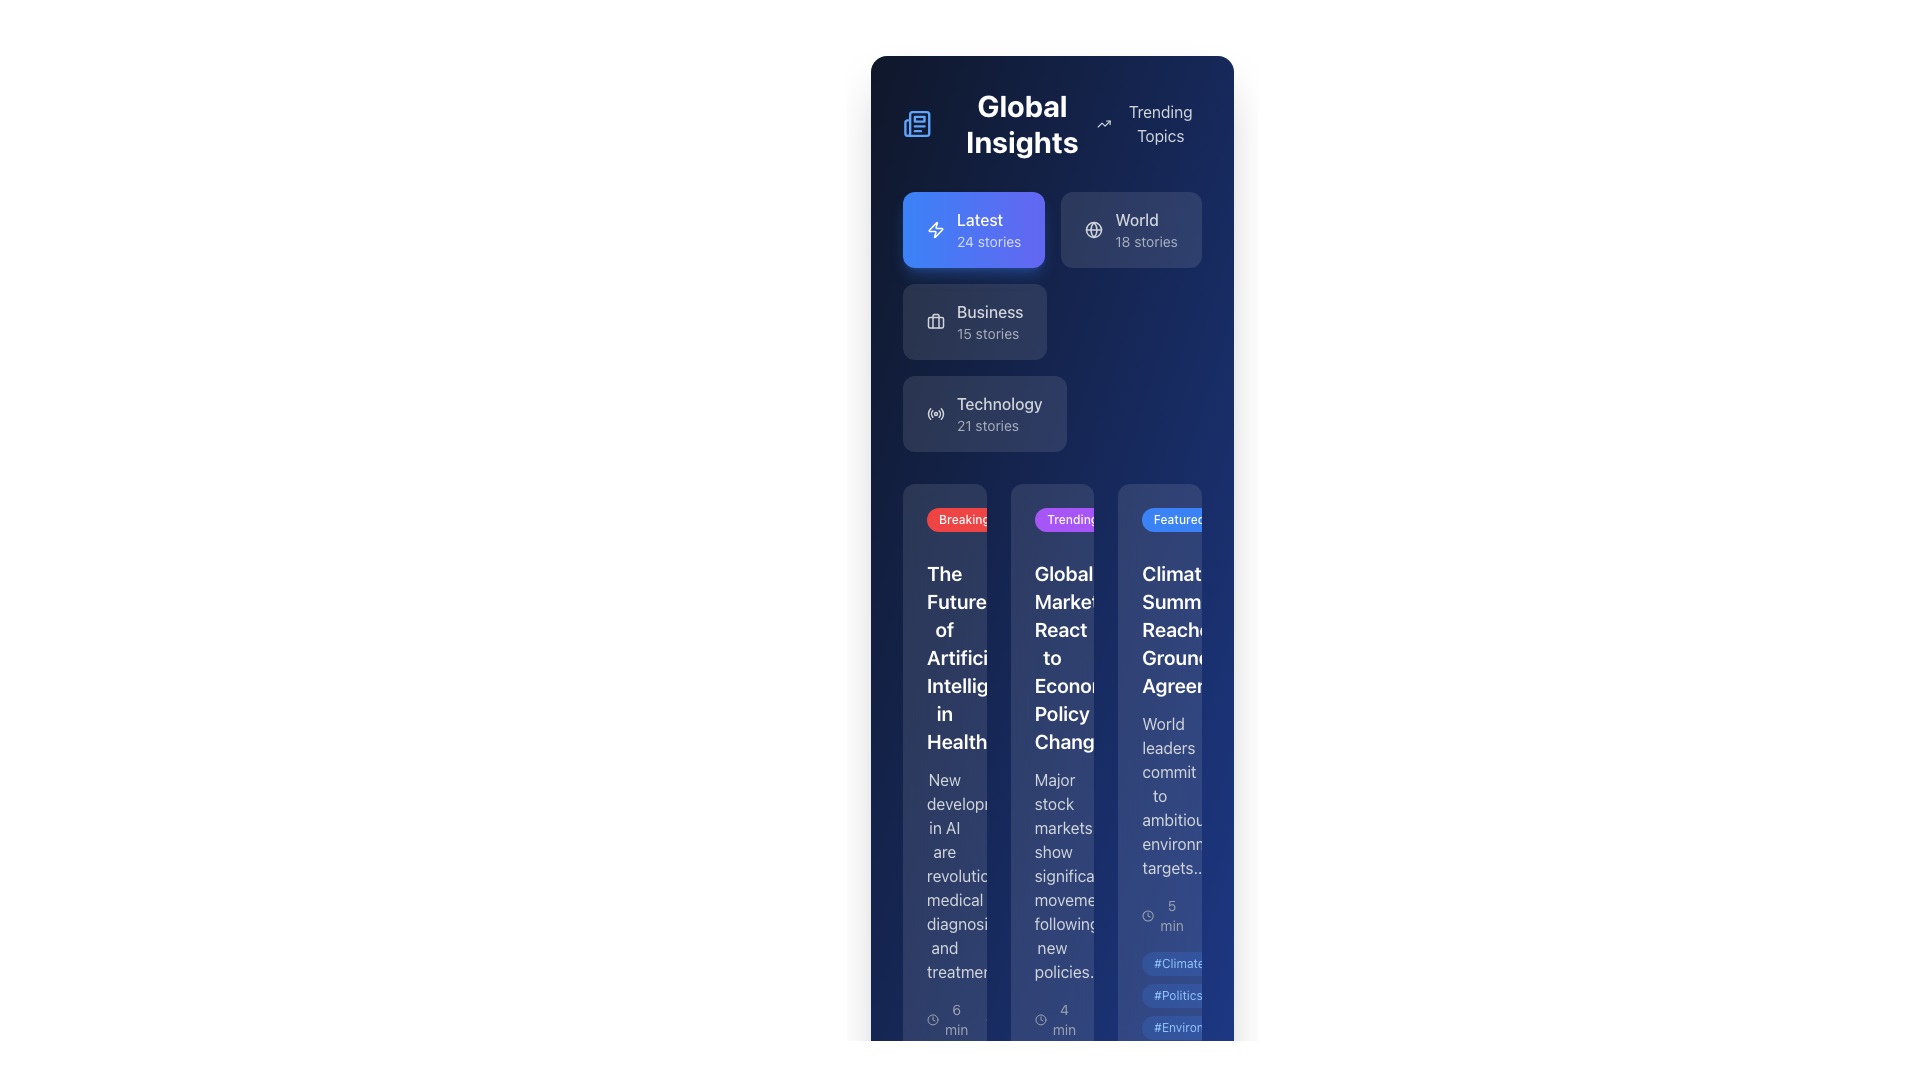 The width and height of the screenshot is (1920, 1080). I want to click on the decorative icon representing a newspaper or journal, located in the top-left section of the interface, to the left of the 'Global Insights' text, so click(916, 123).